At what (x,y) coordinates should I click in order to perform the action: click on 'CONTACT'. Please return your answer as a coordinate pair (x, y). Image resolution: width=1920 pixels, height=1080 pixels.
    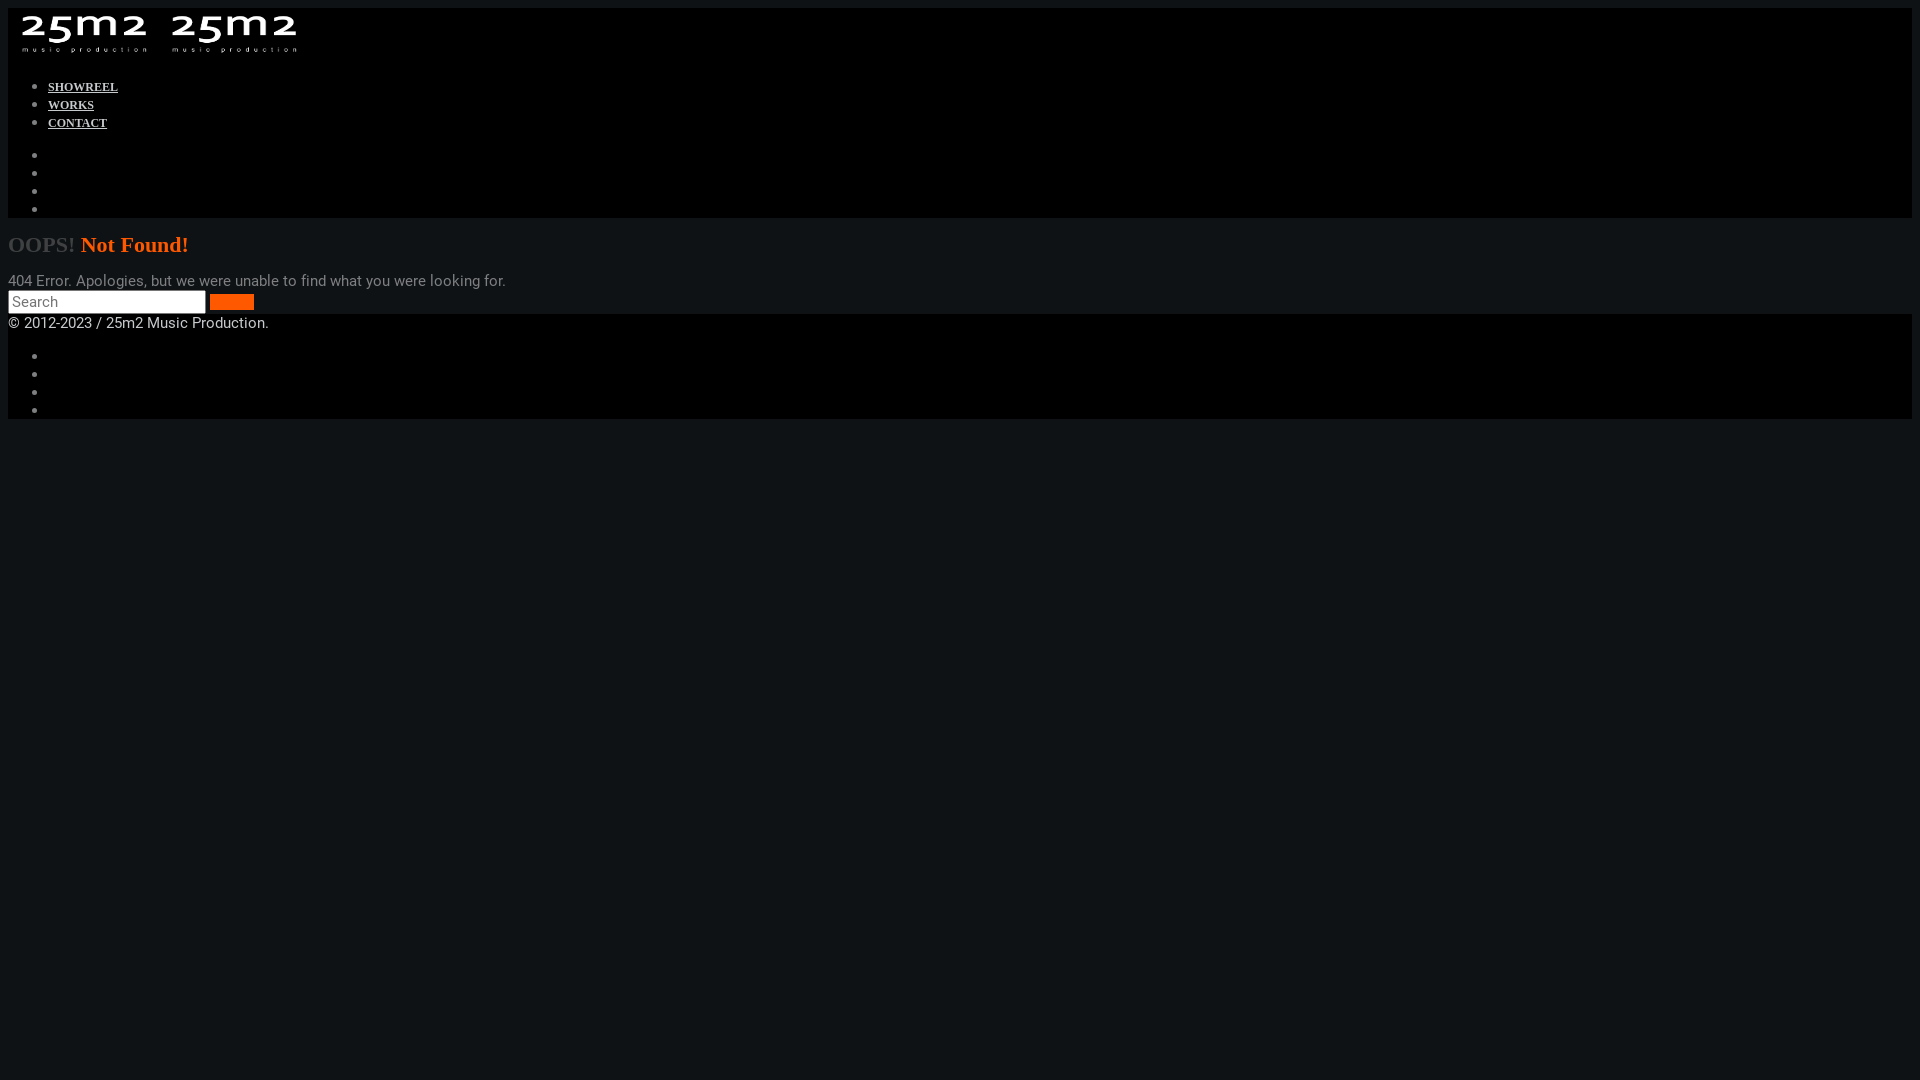
    Looking at the image, I should click on (77, 123).